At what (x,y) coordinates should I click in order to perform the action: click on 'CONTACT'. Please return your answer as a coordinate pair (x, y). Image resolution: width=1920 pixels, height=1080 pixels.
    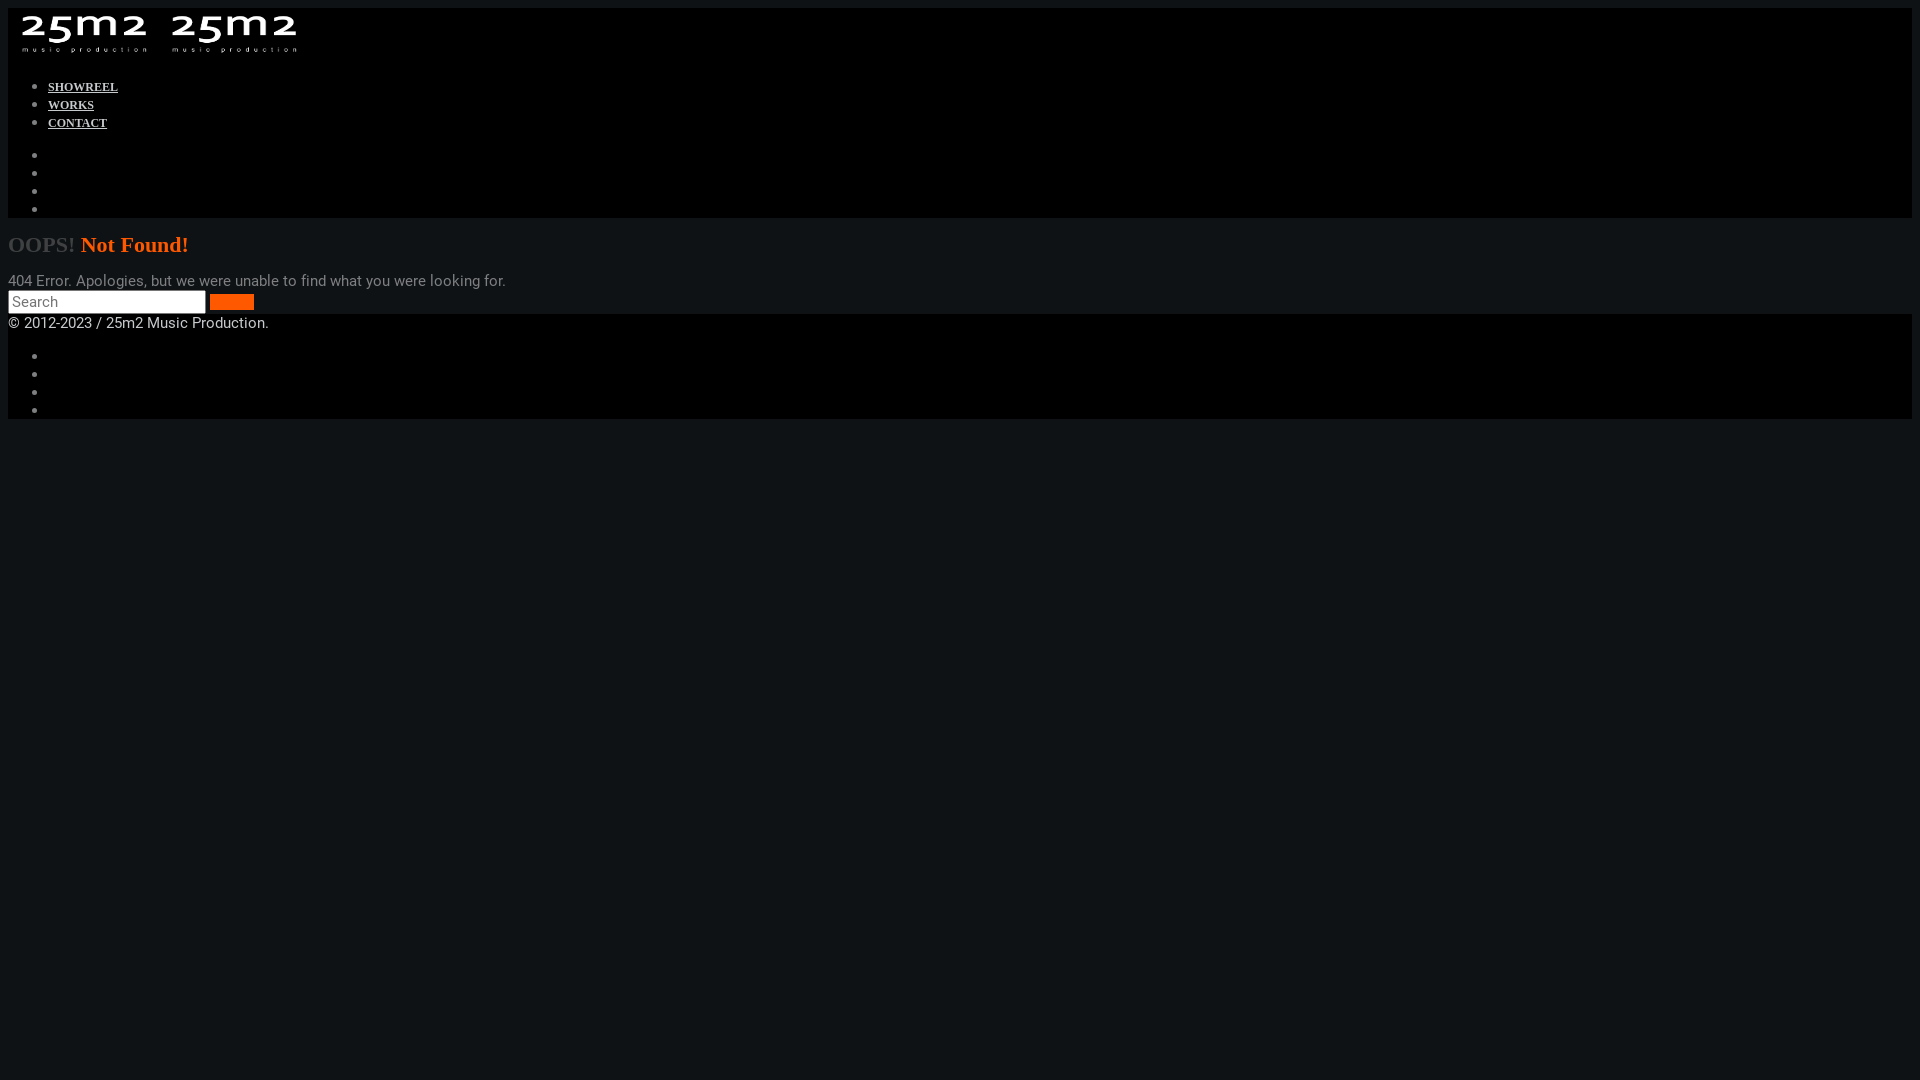
    Looking at the image, I should click on (77, 123).